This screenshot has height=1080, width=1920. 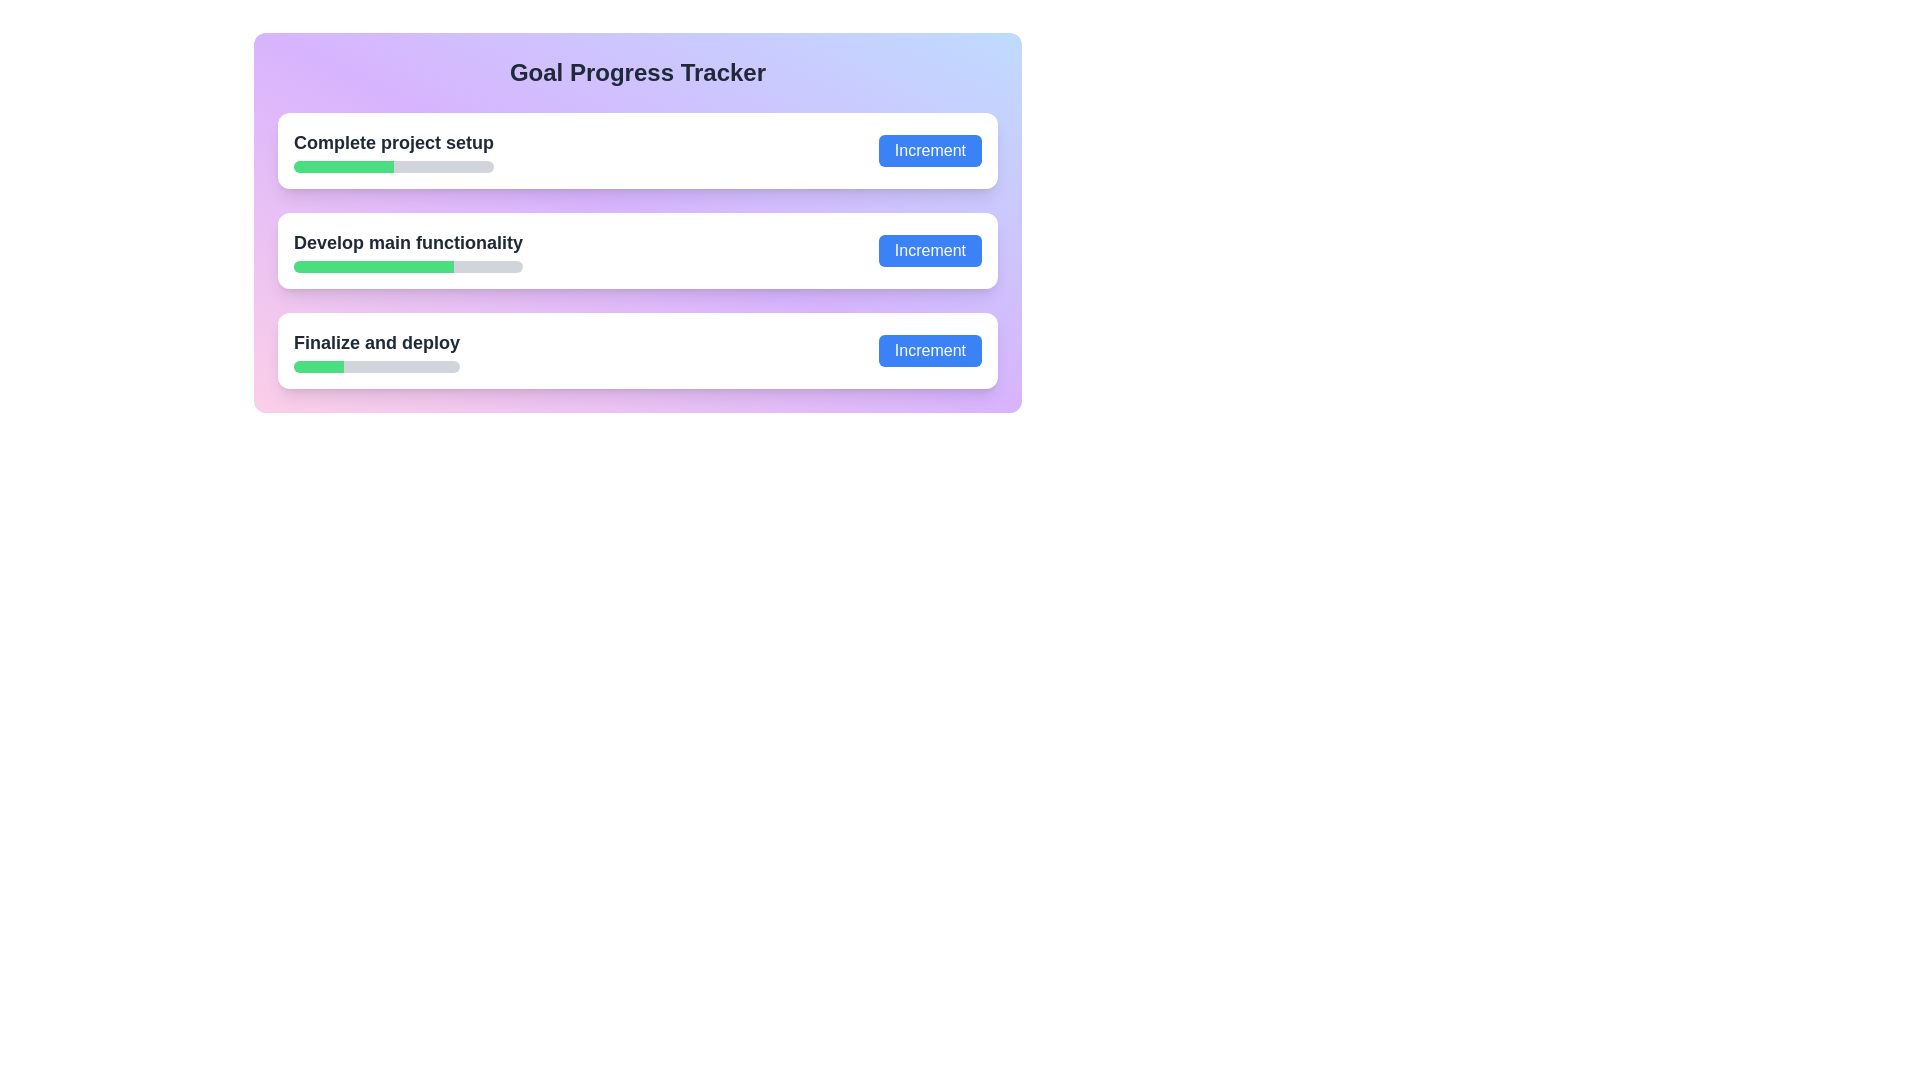 What do you see at coordinates (393, 165) in the screenshot?
I see `the progress bar indicating 50% completion for the 'Complete project setup' task, which is centrally aligned beneath the section title` at bounding box center [393, 165].